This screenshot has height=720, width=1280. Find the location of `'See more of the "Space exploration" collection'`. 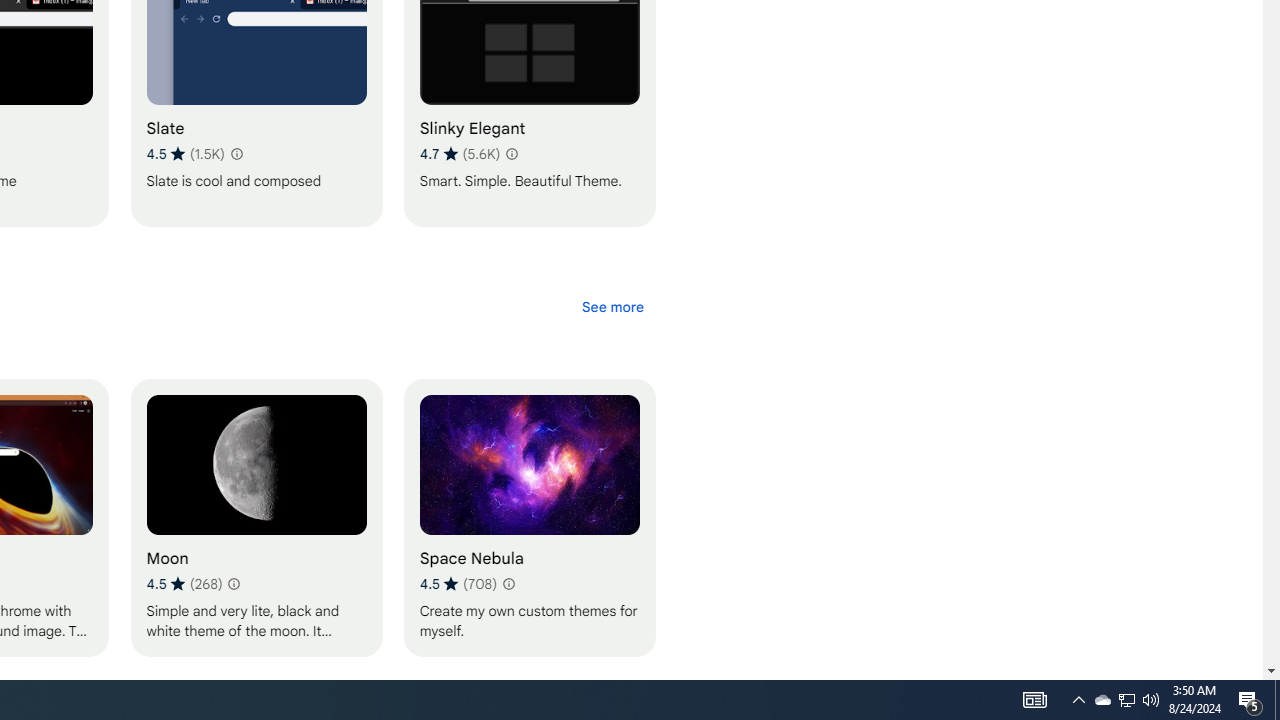

'See more of the "Space exploration" collection' is located at coordinates (611, 307).